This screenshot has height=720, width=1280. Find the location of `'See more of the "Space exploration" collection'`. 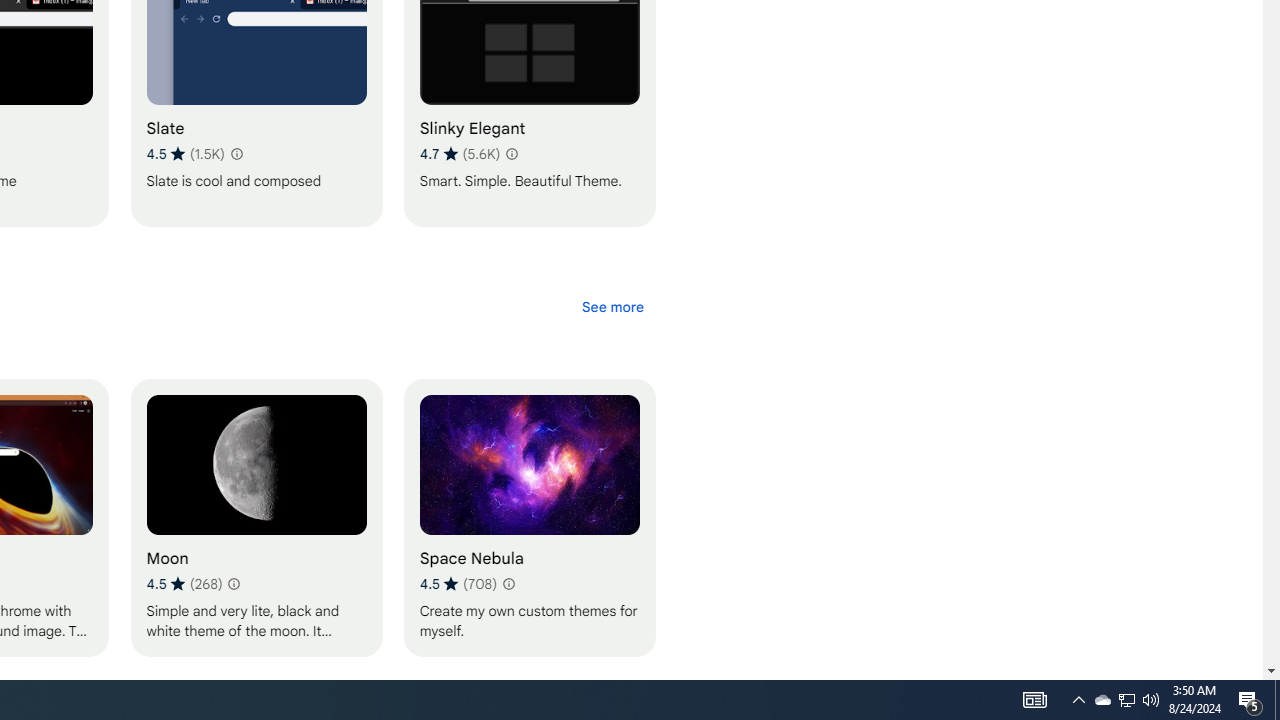

'See more of the "Space exploration" collection' is located at coordinates (611, 307).